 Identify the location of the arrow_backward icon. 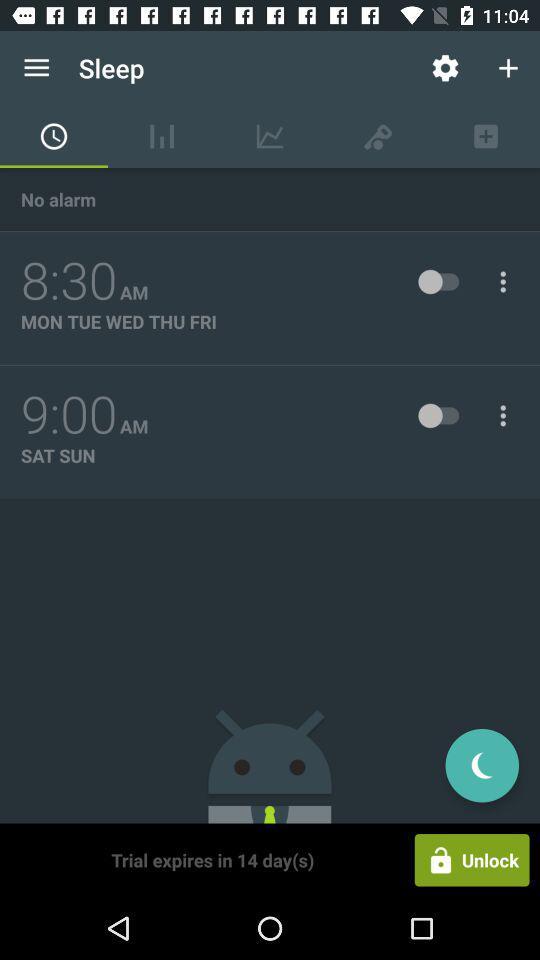
(481, 764).